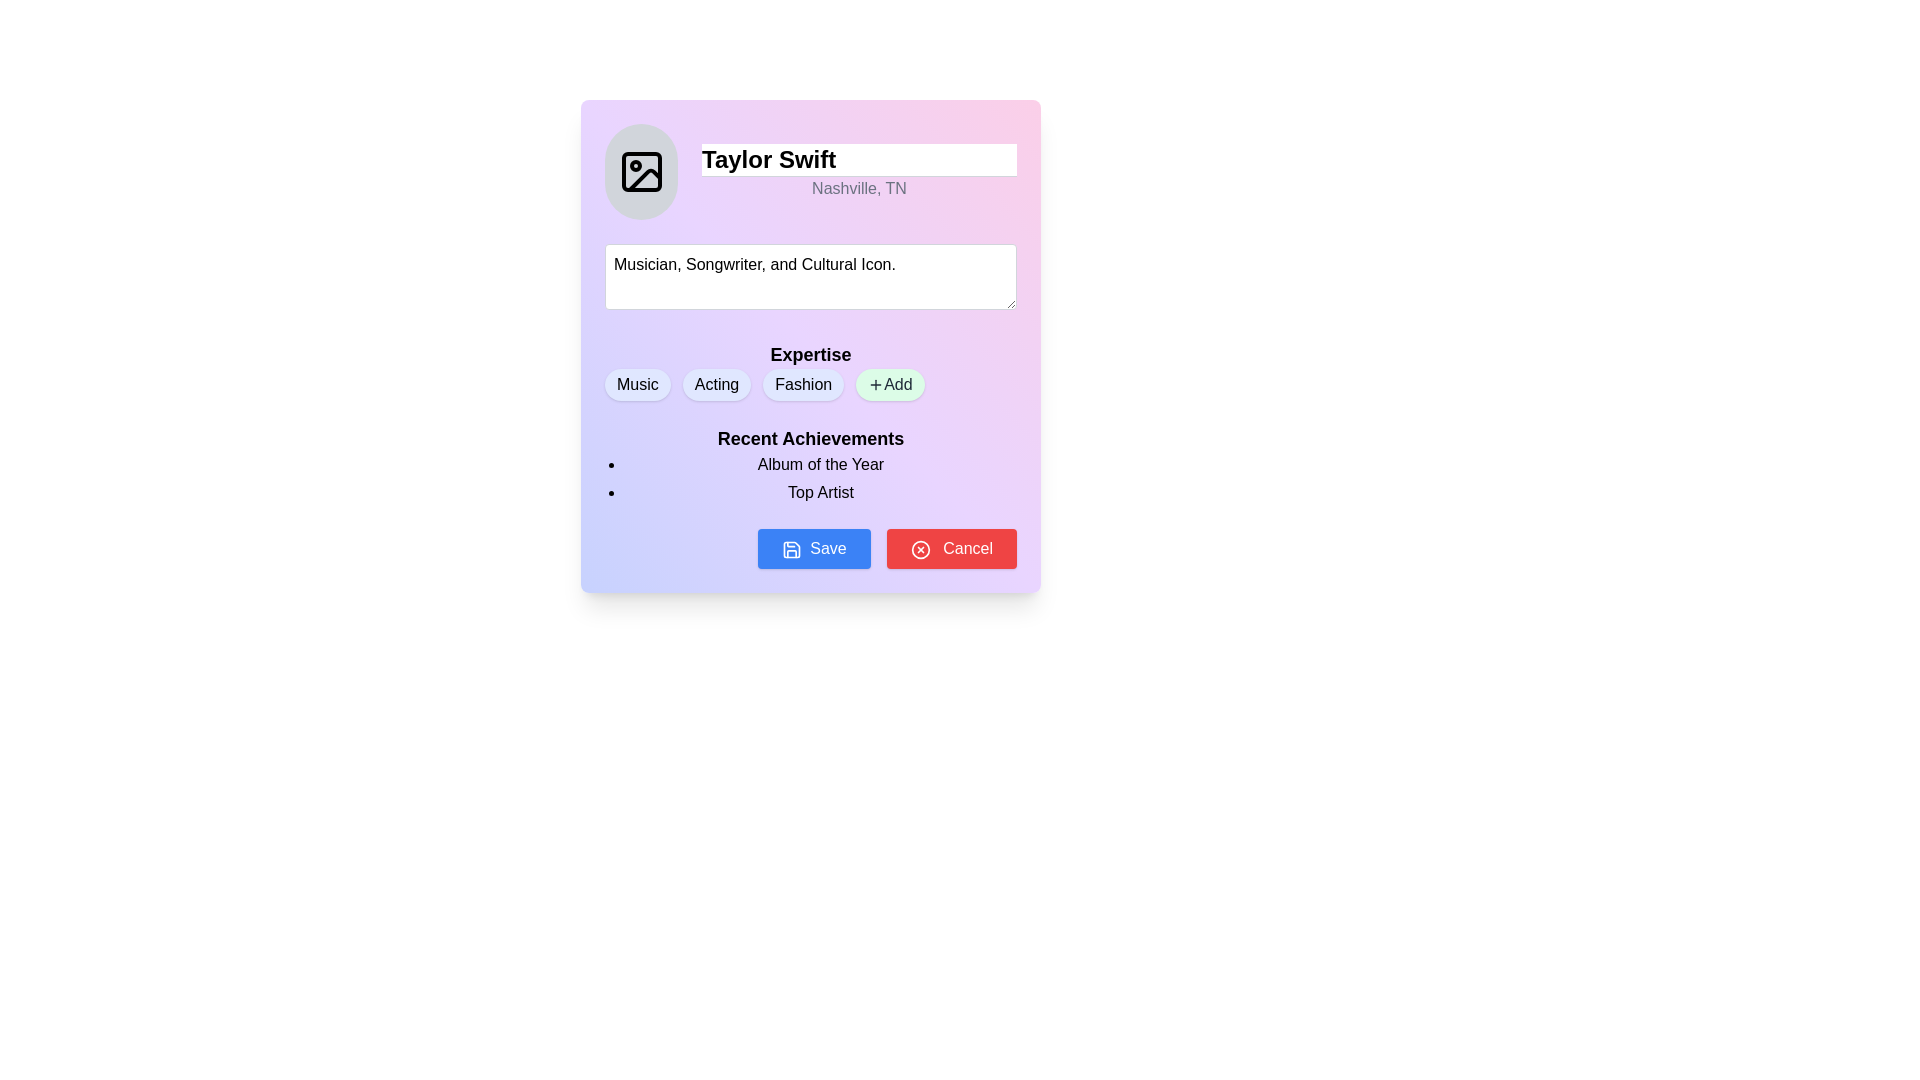  Describe the element at coordinates (791, 549) in the screenshot. I see `the blue 'Save' button with a floppy disk icon located below the 'Recent Achievements' section` at that location.